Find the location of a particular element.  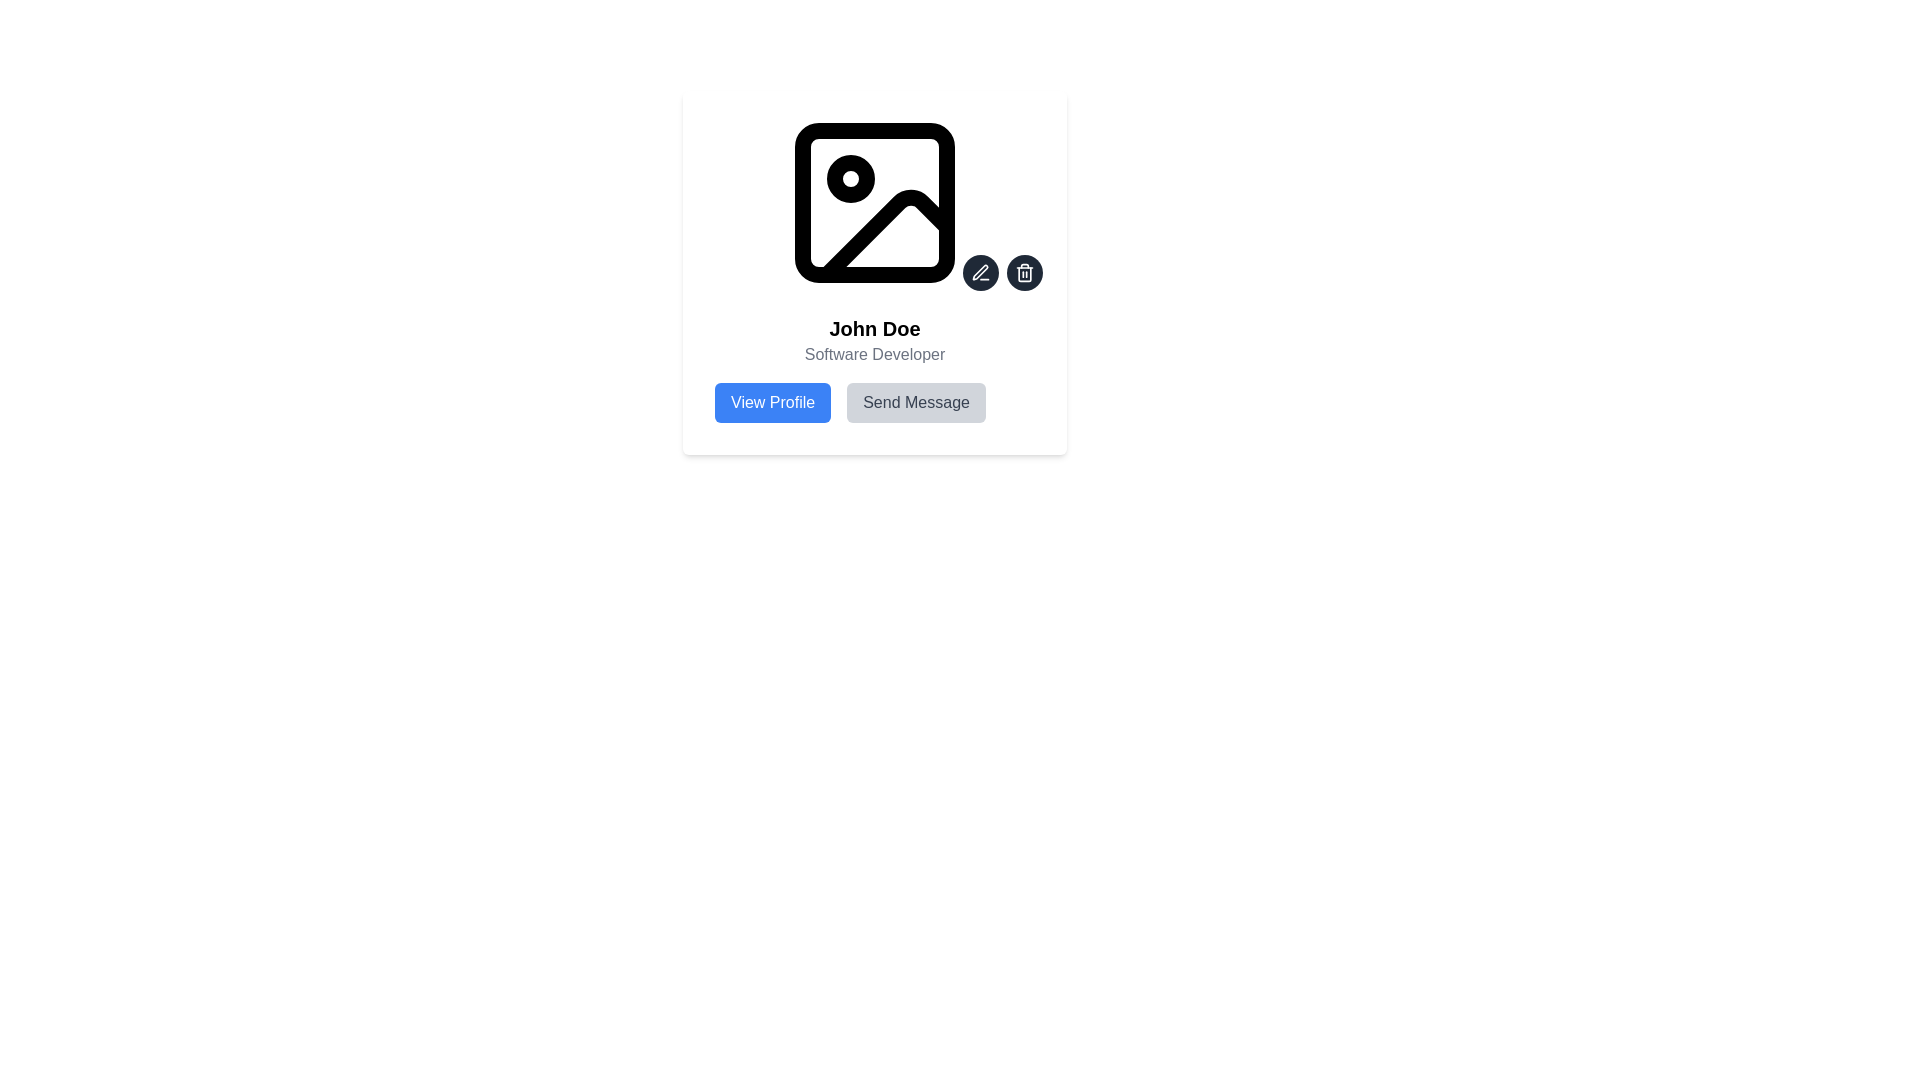

the Label that describes the professional title of the individual named 'John Doe' in the profile card layout, which is positioned directly beneath the name and above the buttons 'View Profile' and 'Send Message' is located at coordinates (874, 353).